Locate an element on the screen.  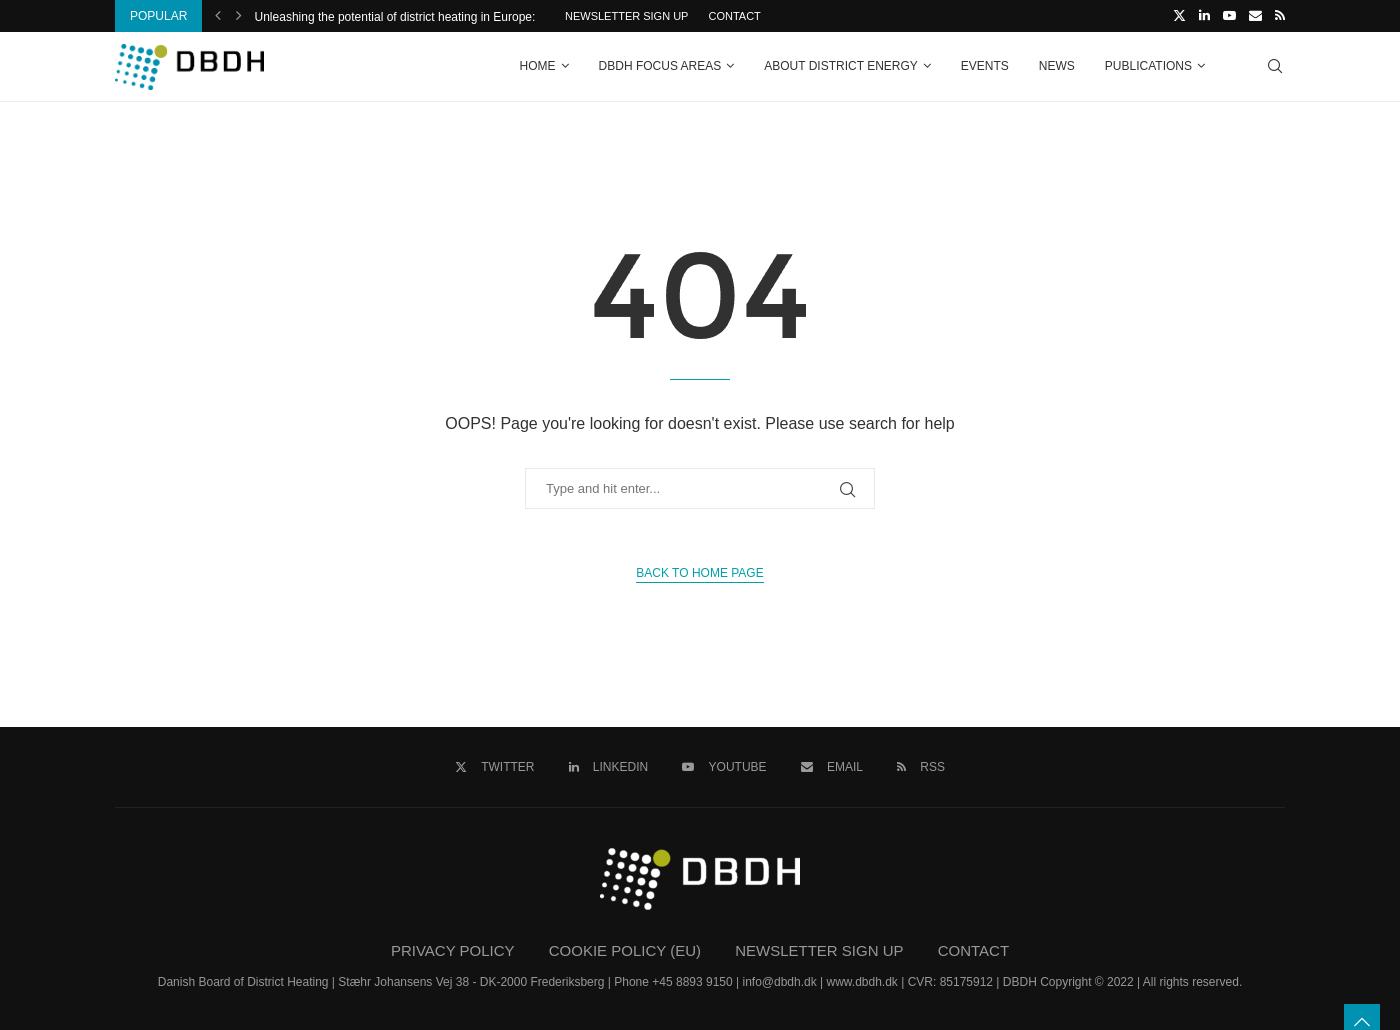
'Publications' is located at coordinates (1148, 66).